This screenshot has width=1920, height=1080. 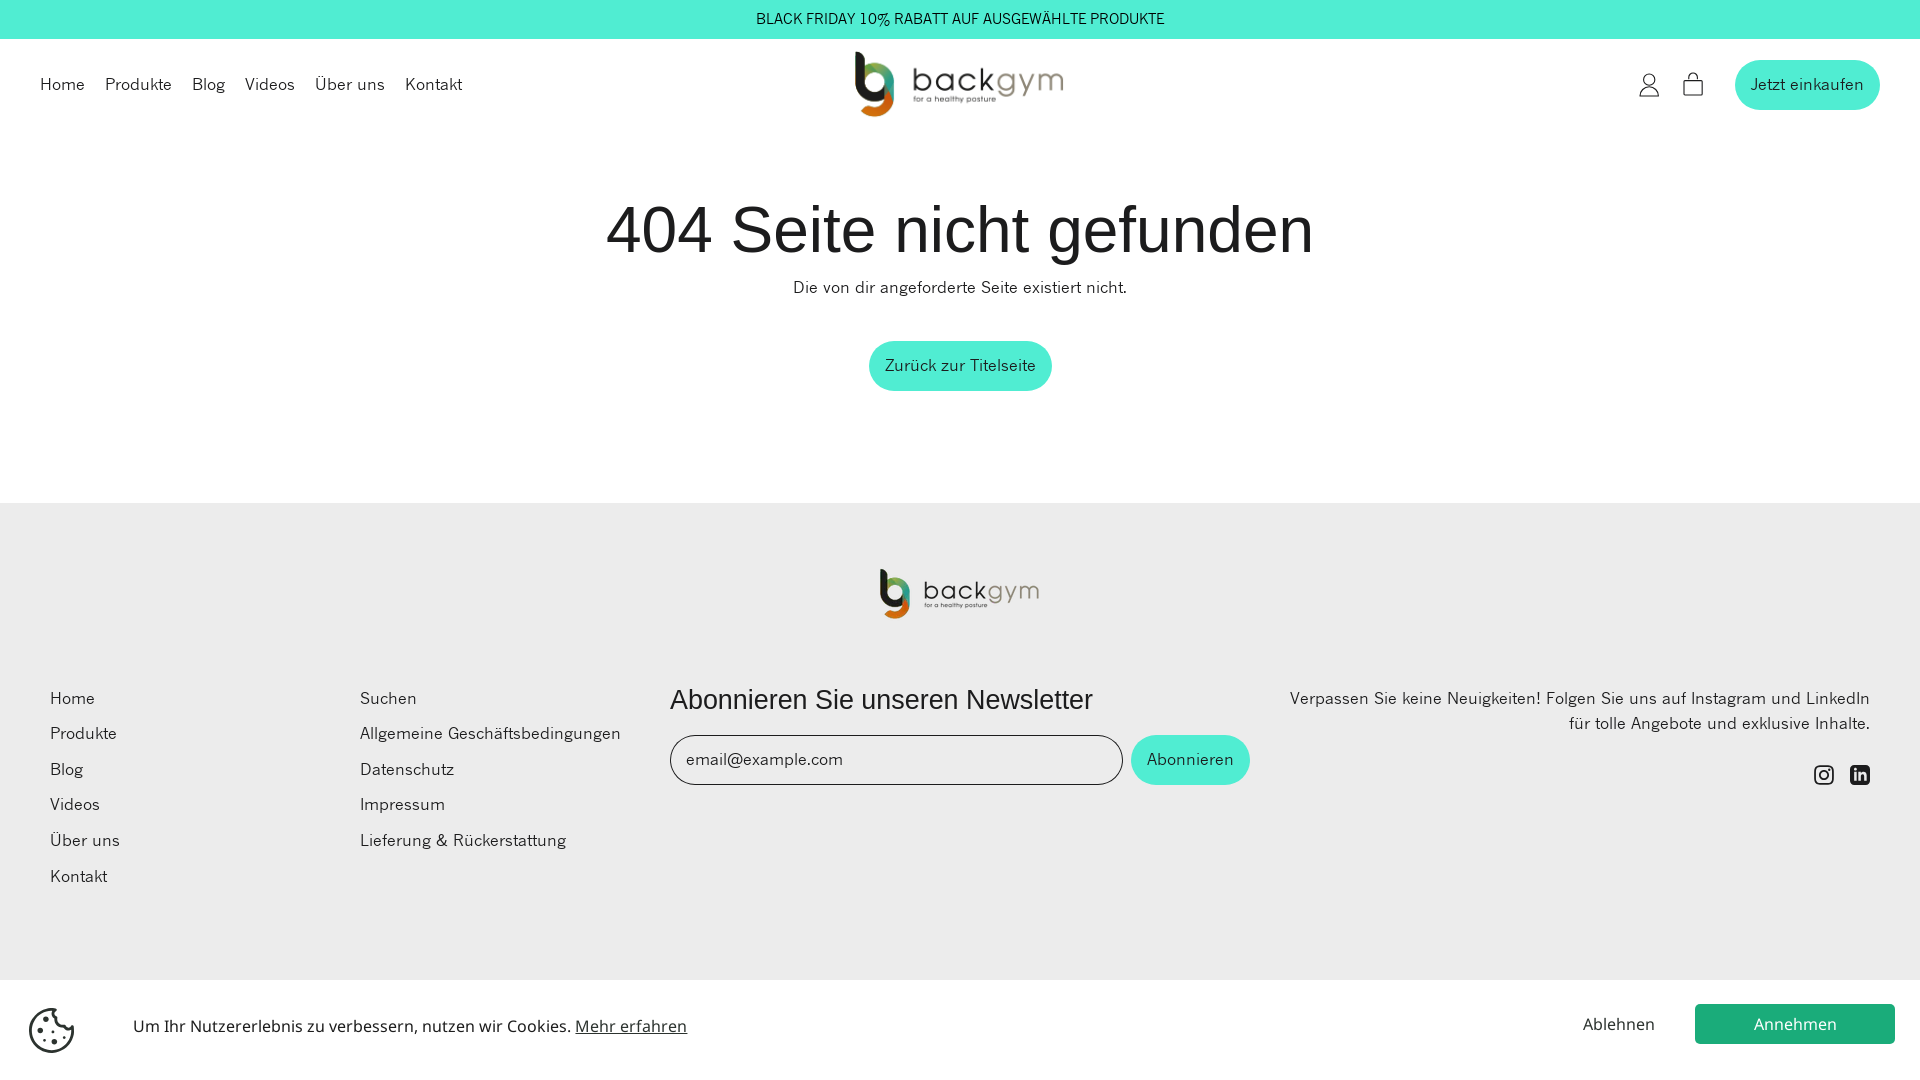 I want to click on 'Videos', so click(x=75, y=802).